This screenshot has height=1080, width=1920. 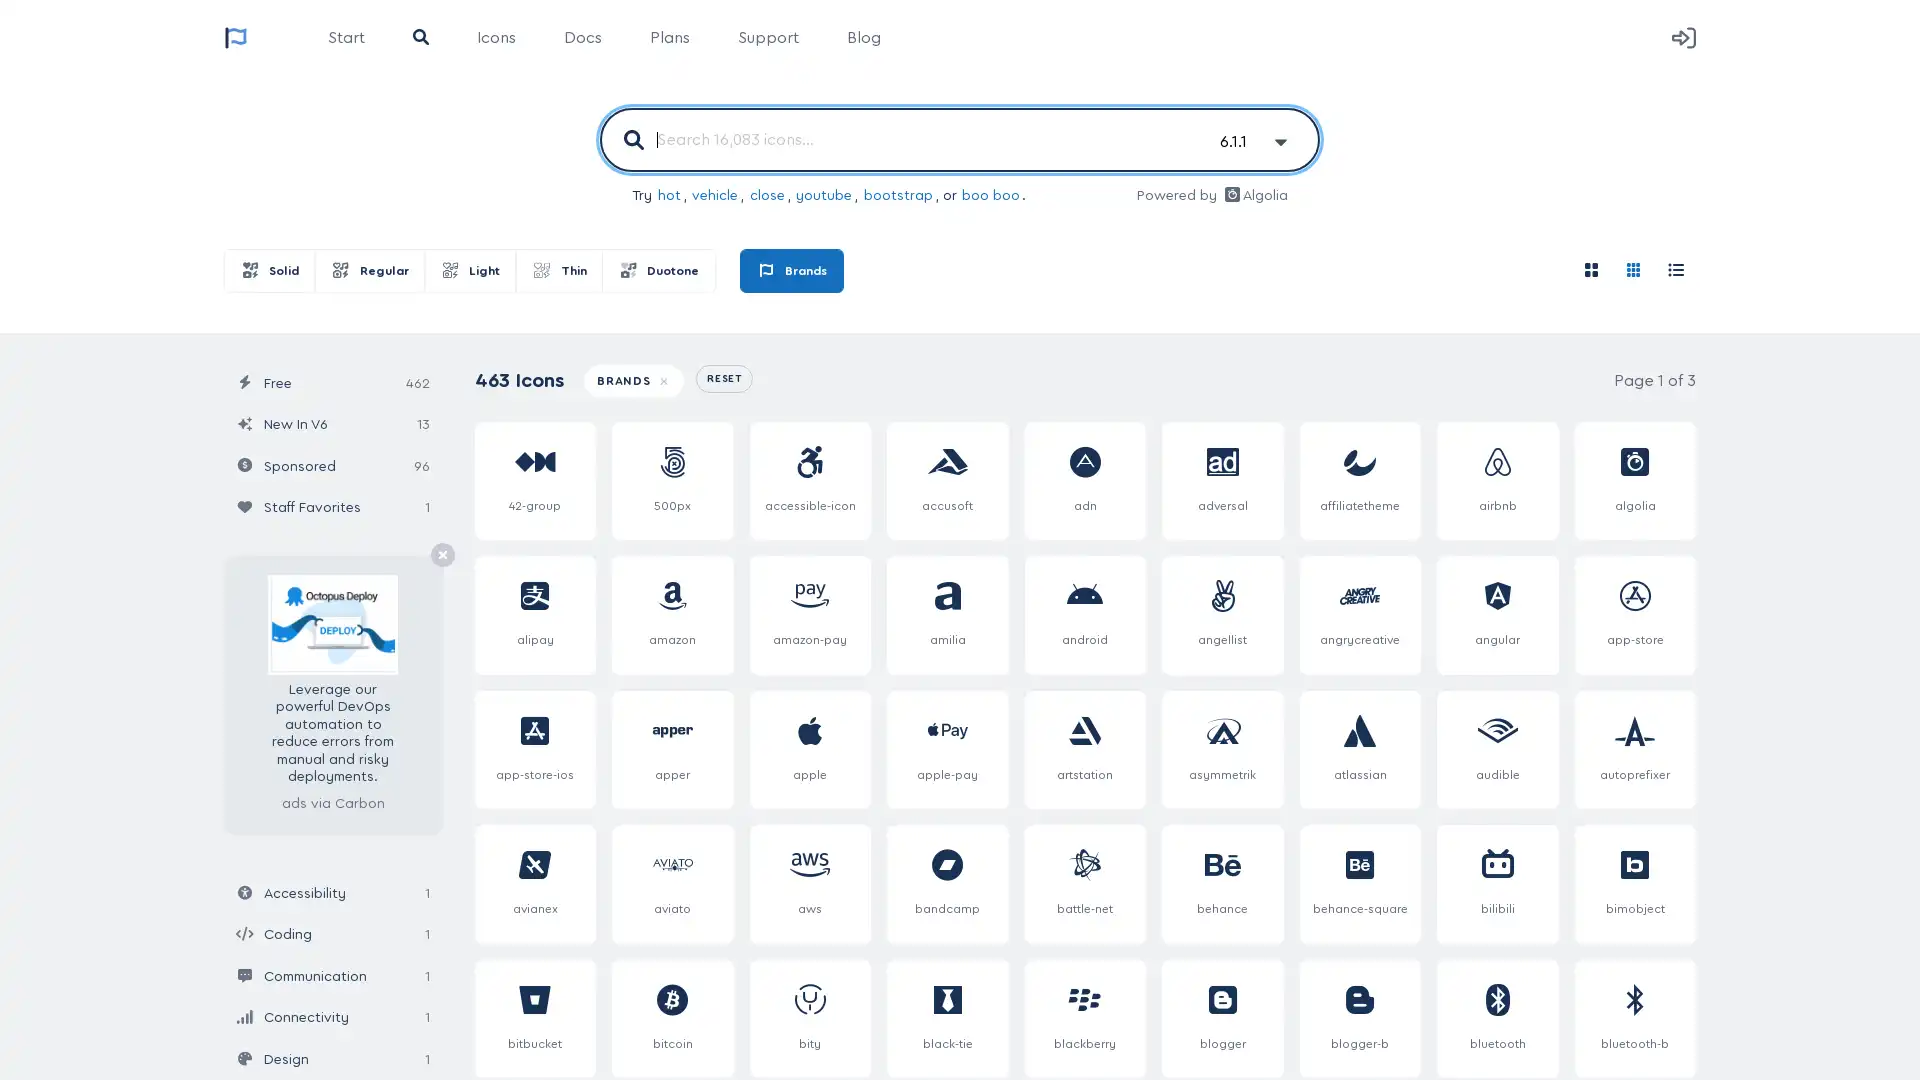 I want to click on Brands, so click(x=990, y=277).